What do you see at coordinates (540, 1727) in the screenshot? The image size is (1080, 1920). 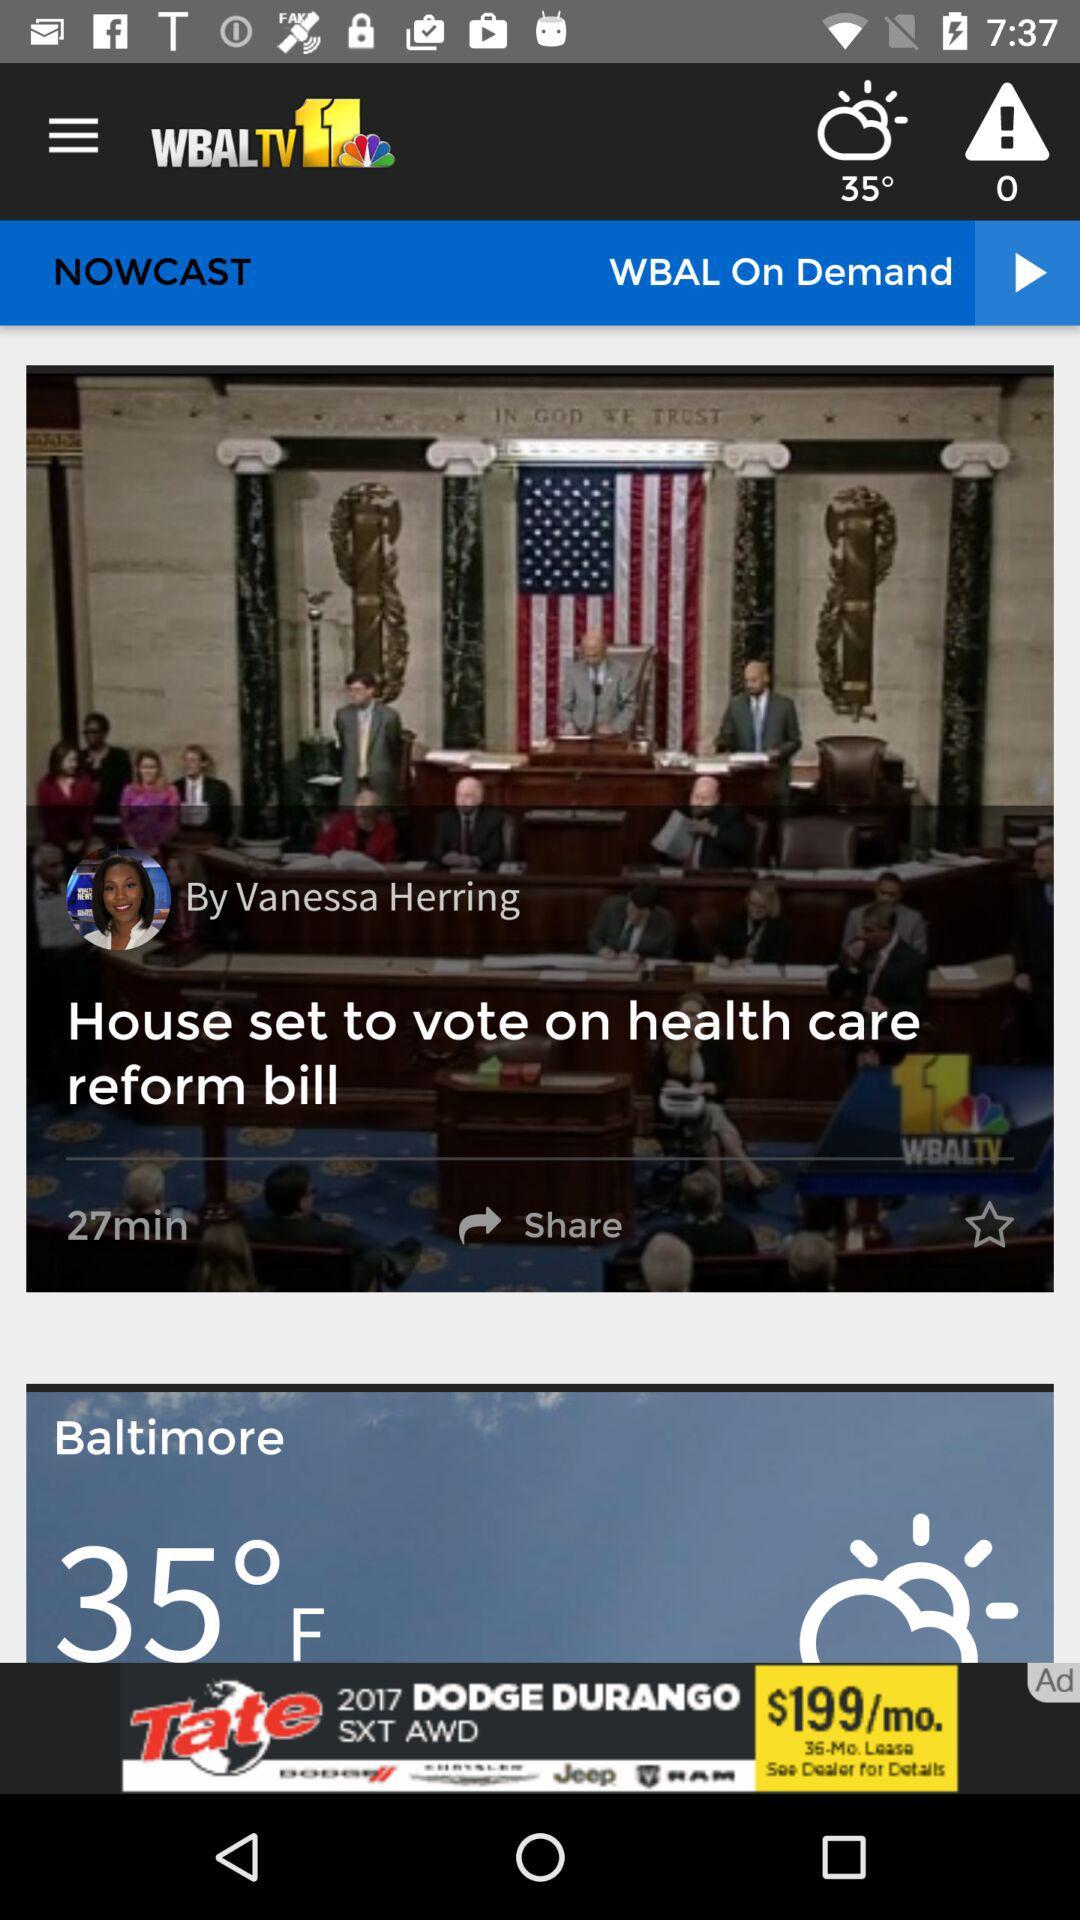 I see `advertising` at bounding box center [540, 1727].